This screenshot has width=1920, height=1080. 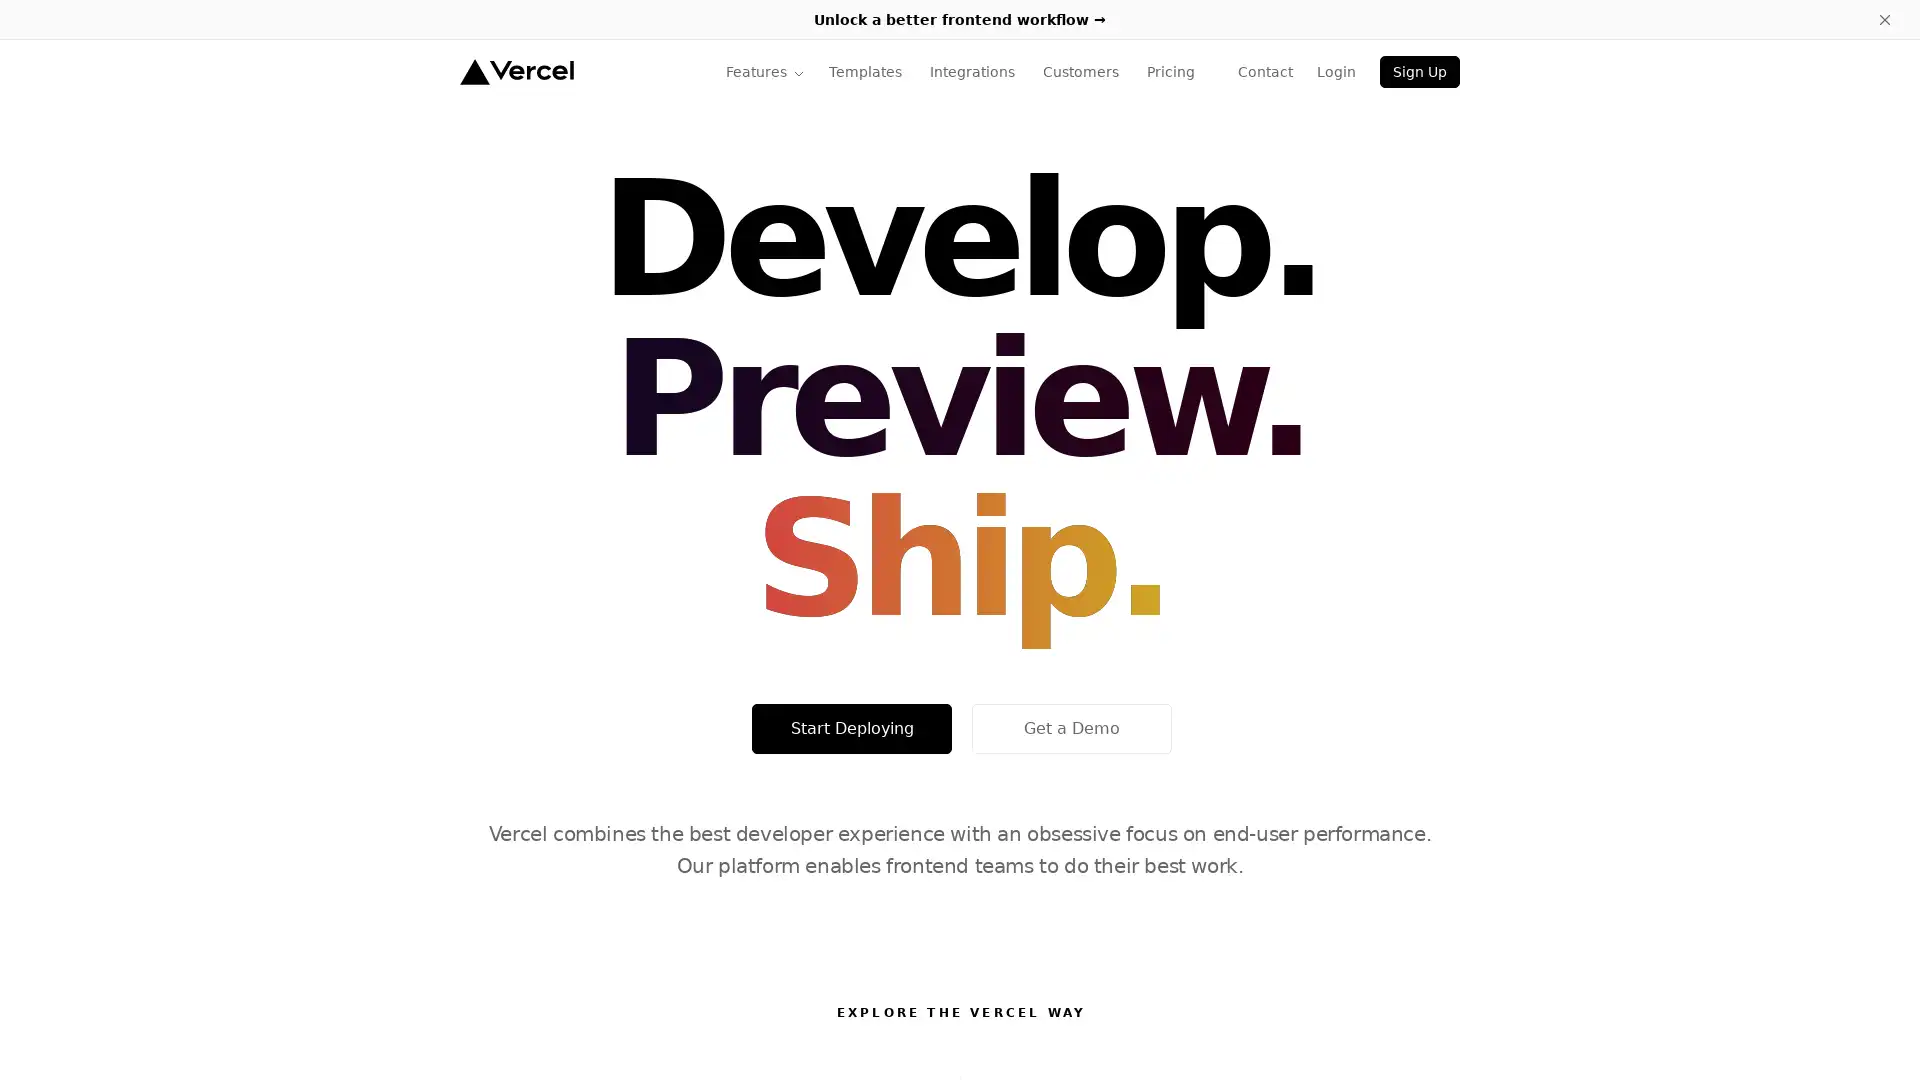 I want to click on home, so click(x=516, y=71).